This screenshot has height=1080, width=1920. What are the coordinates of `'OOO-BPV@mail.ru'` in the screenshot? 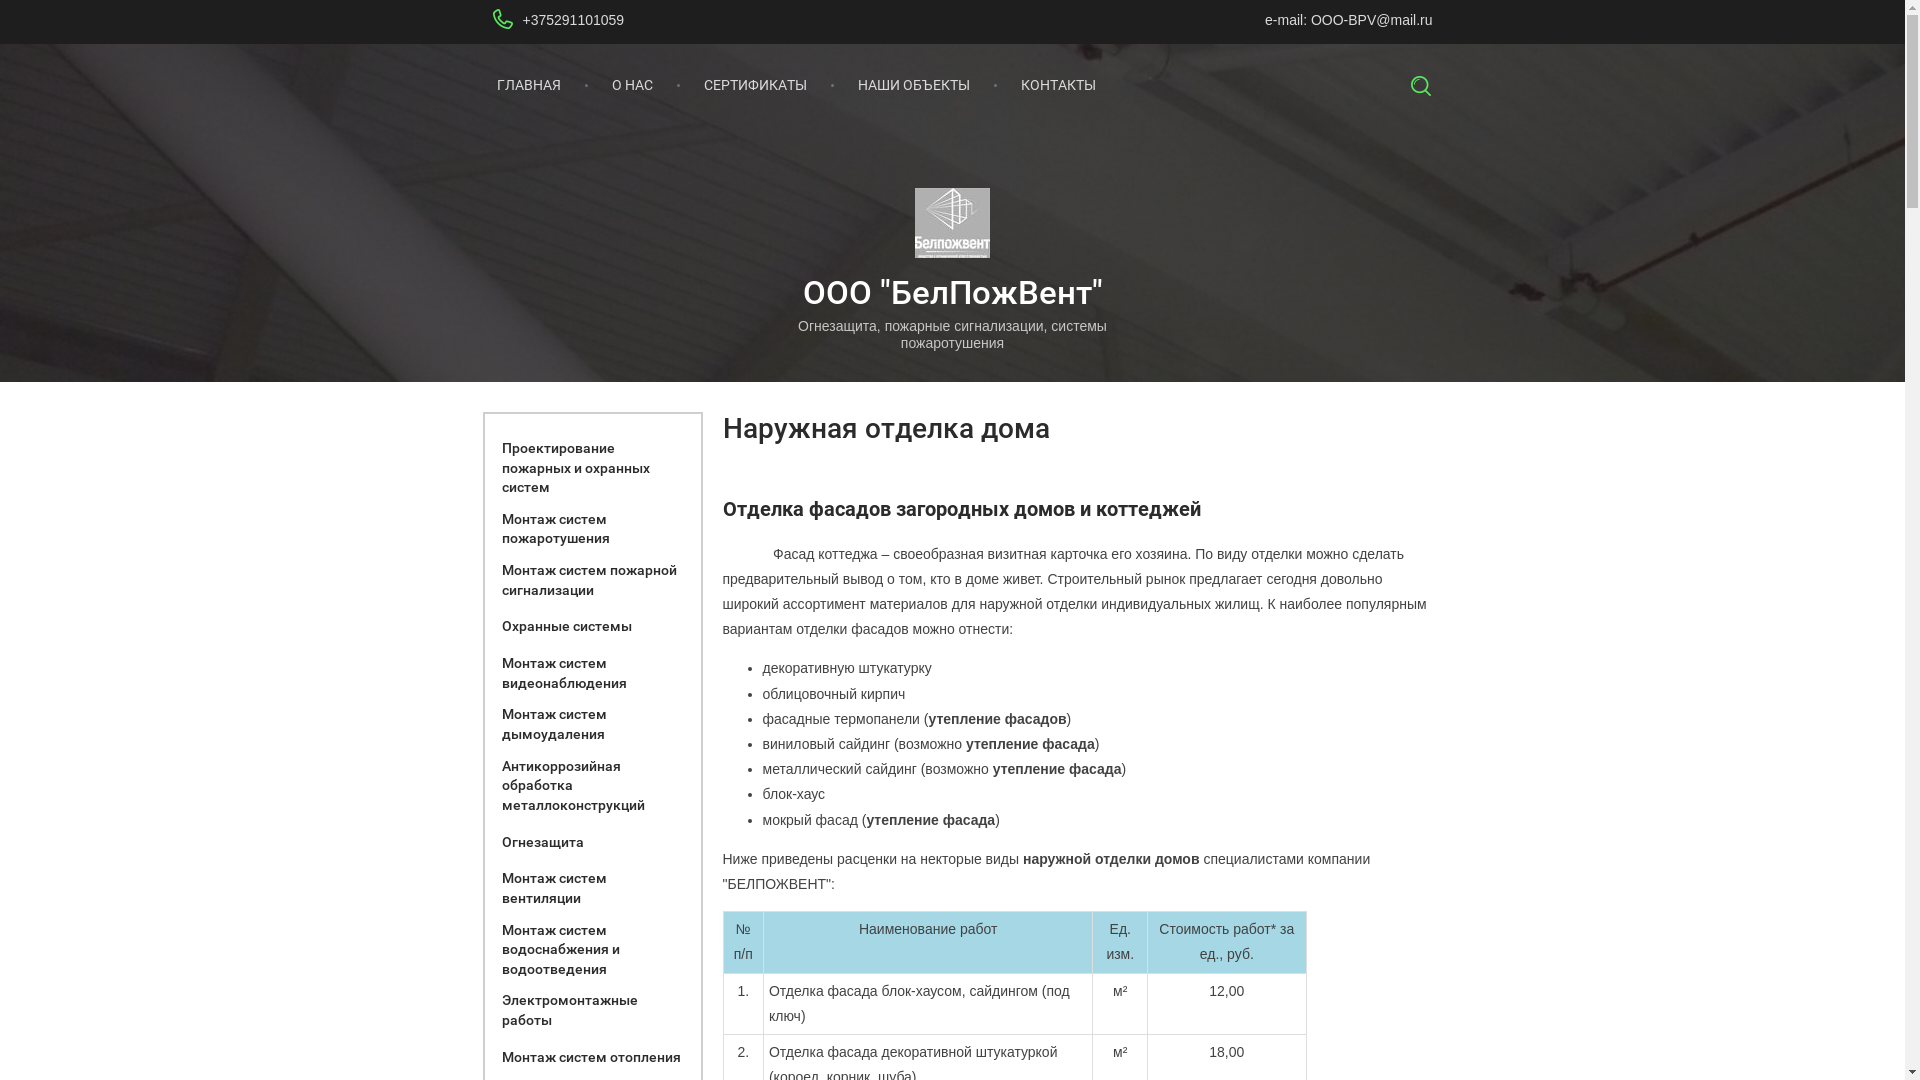 It's located at (1310, 19).